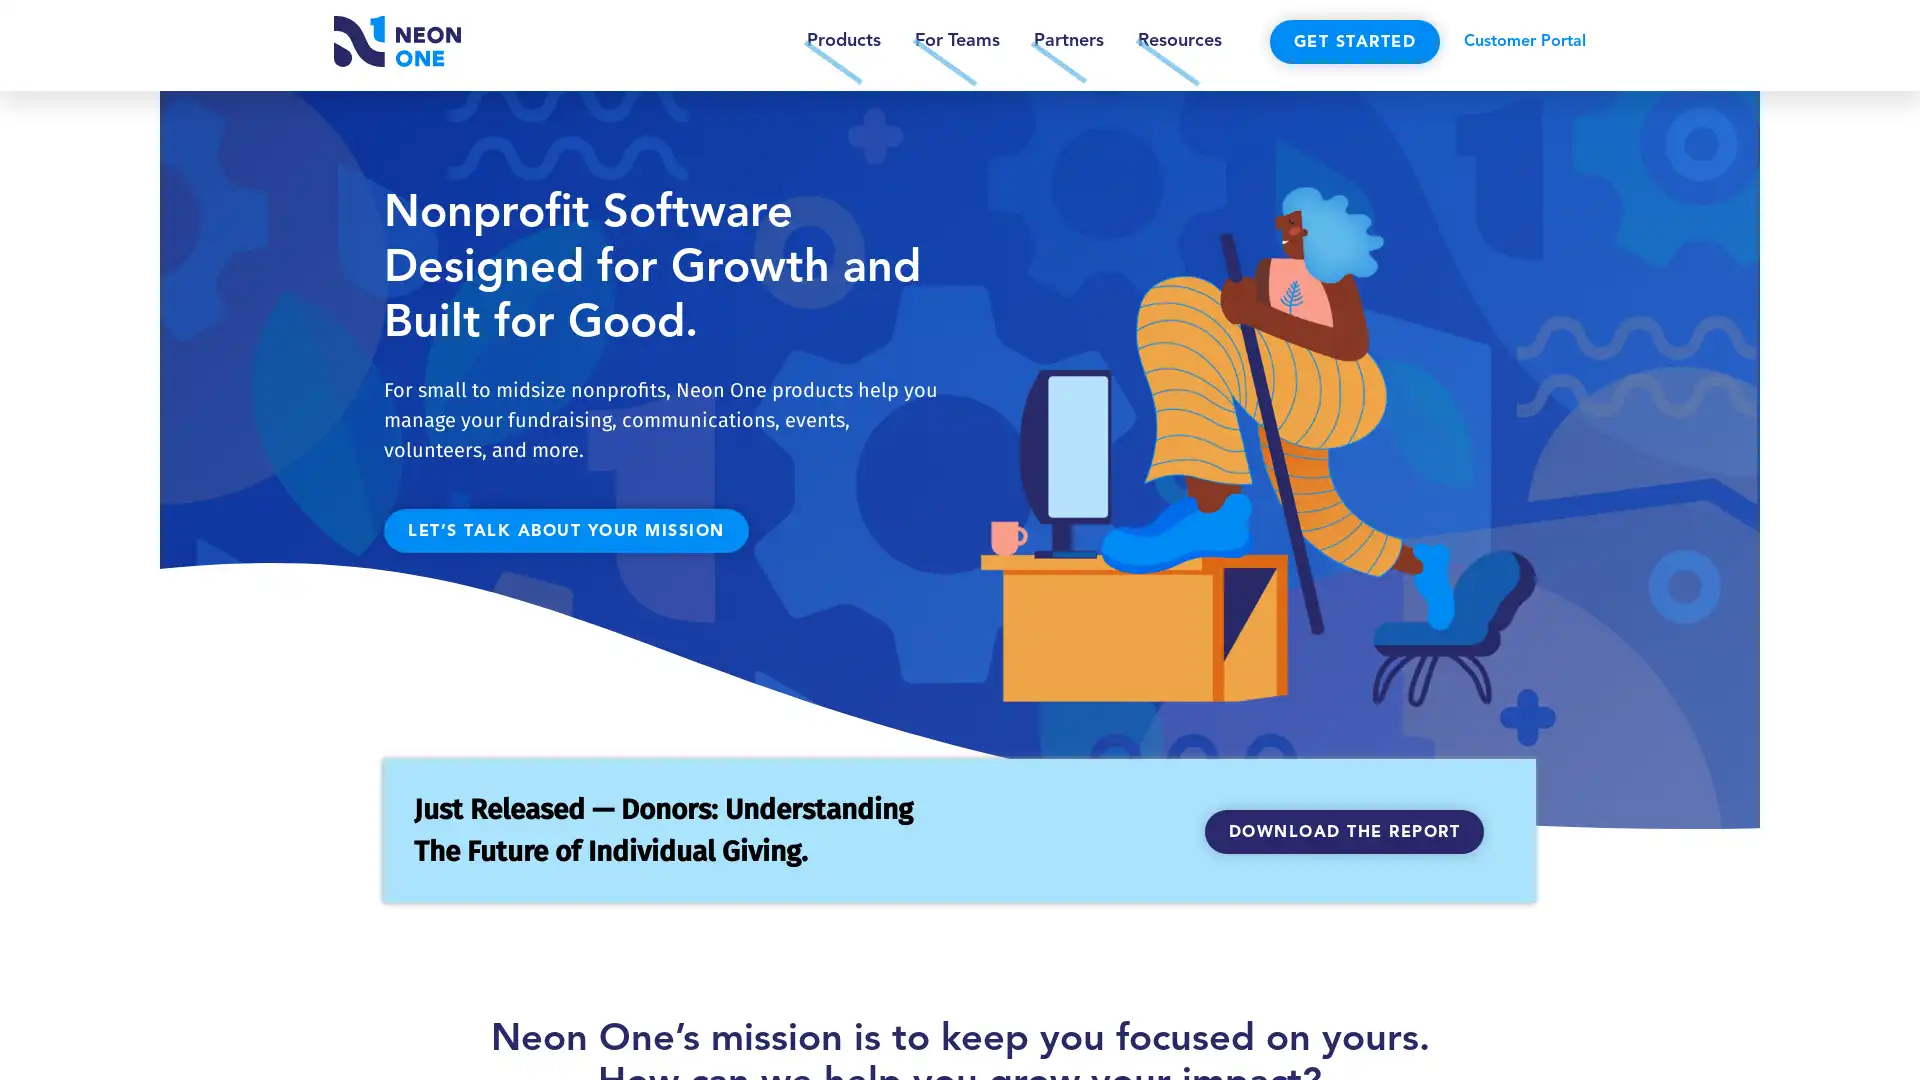 The width and height of the screenshot is (1920, 1080). I want to click on Resources, so click(1179, 41).